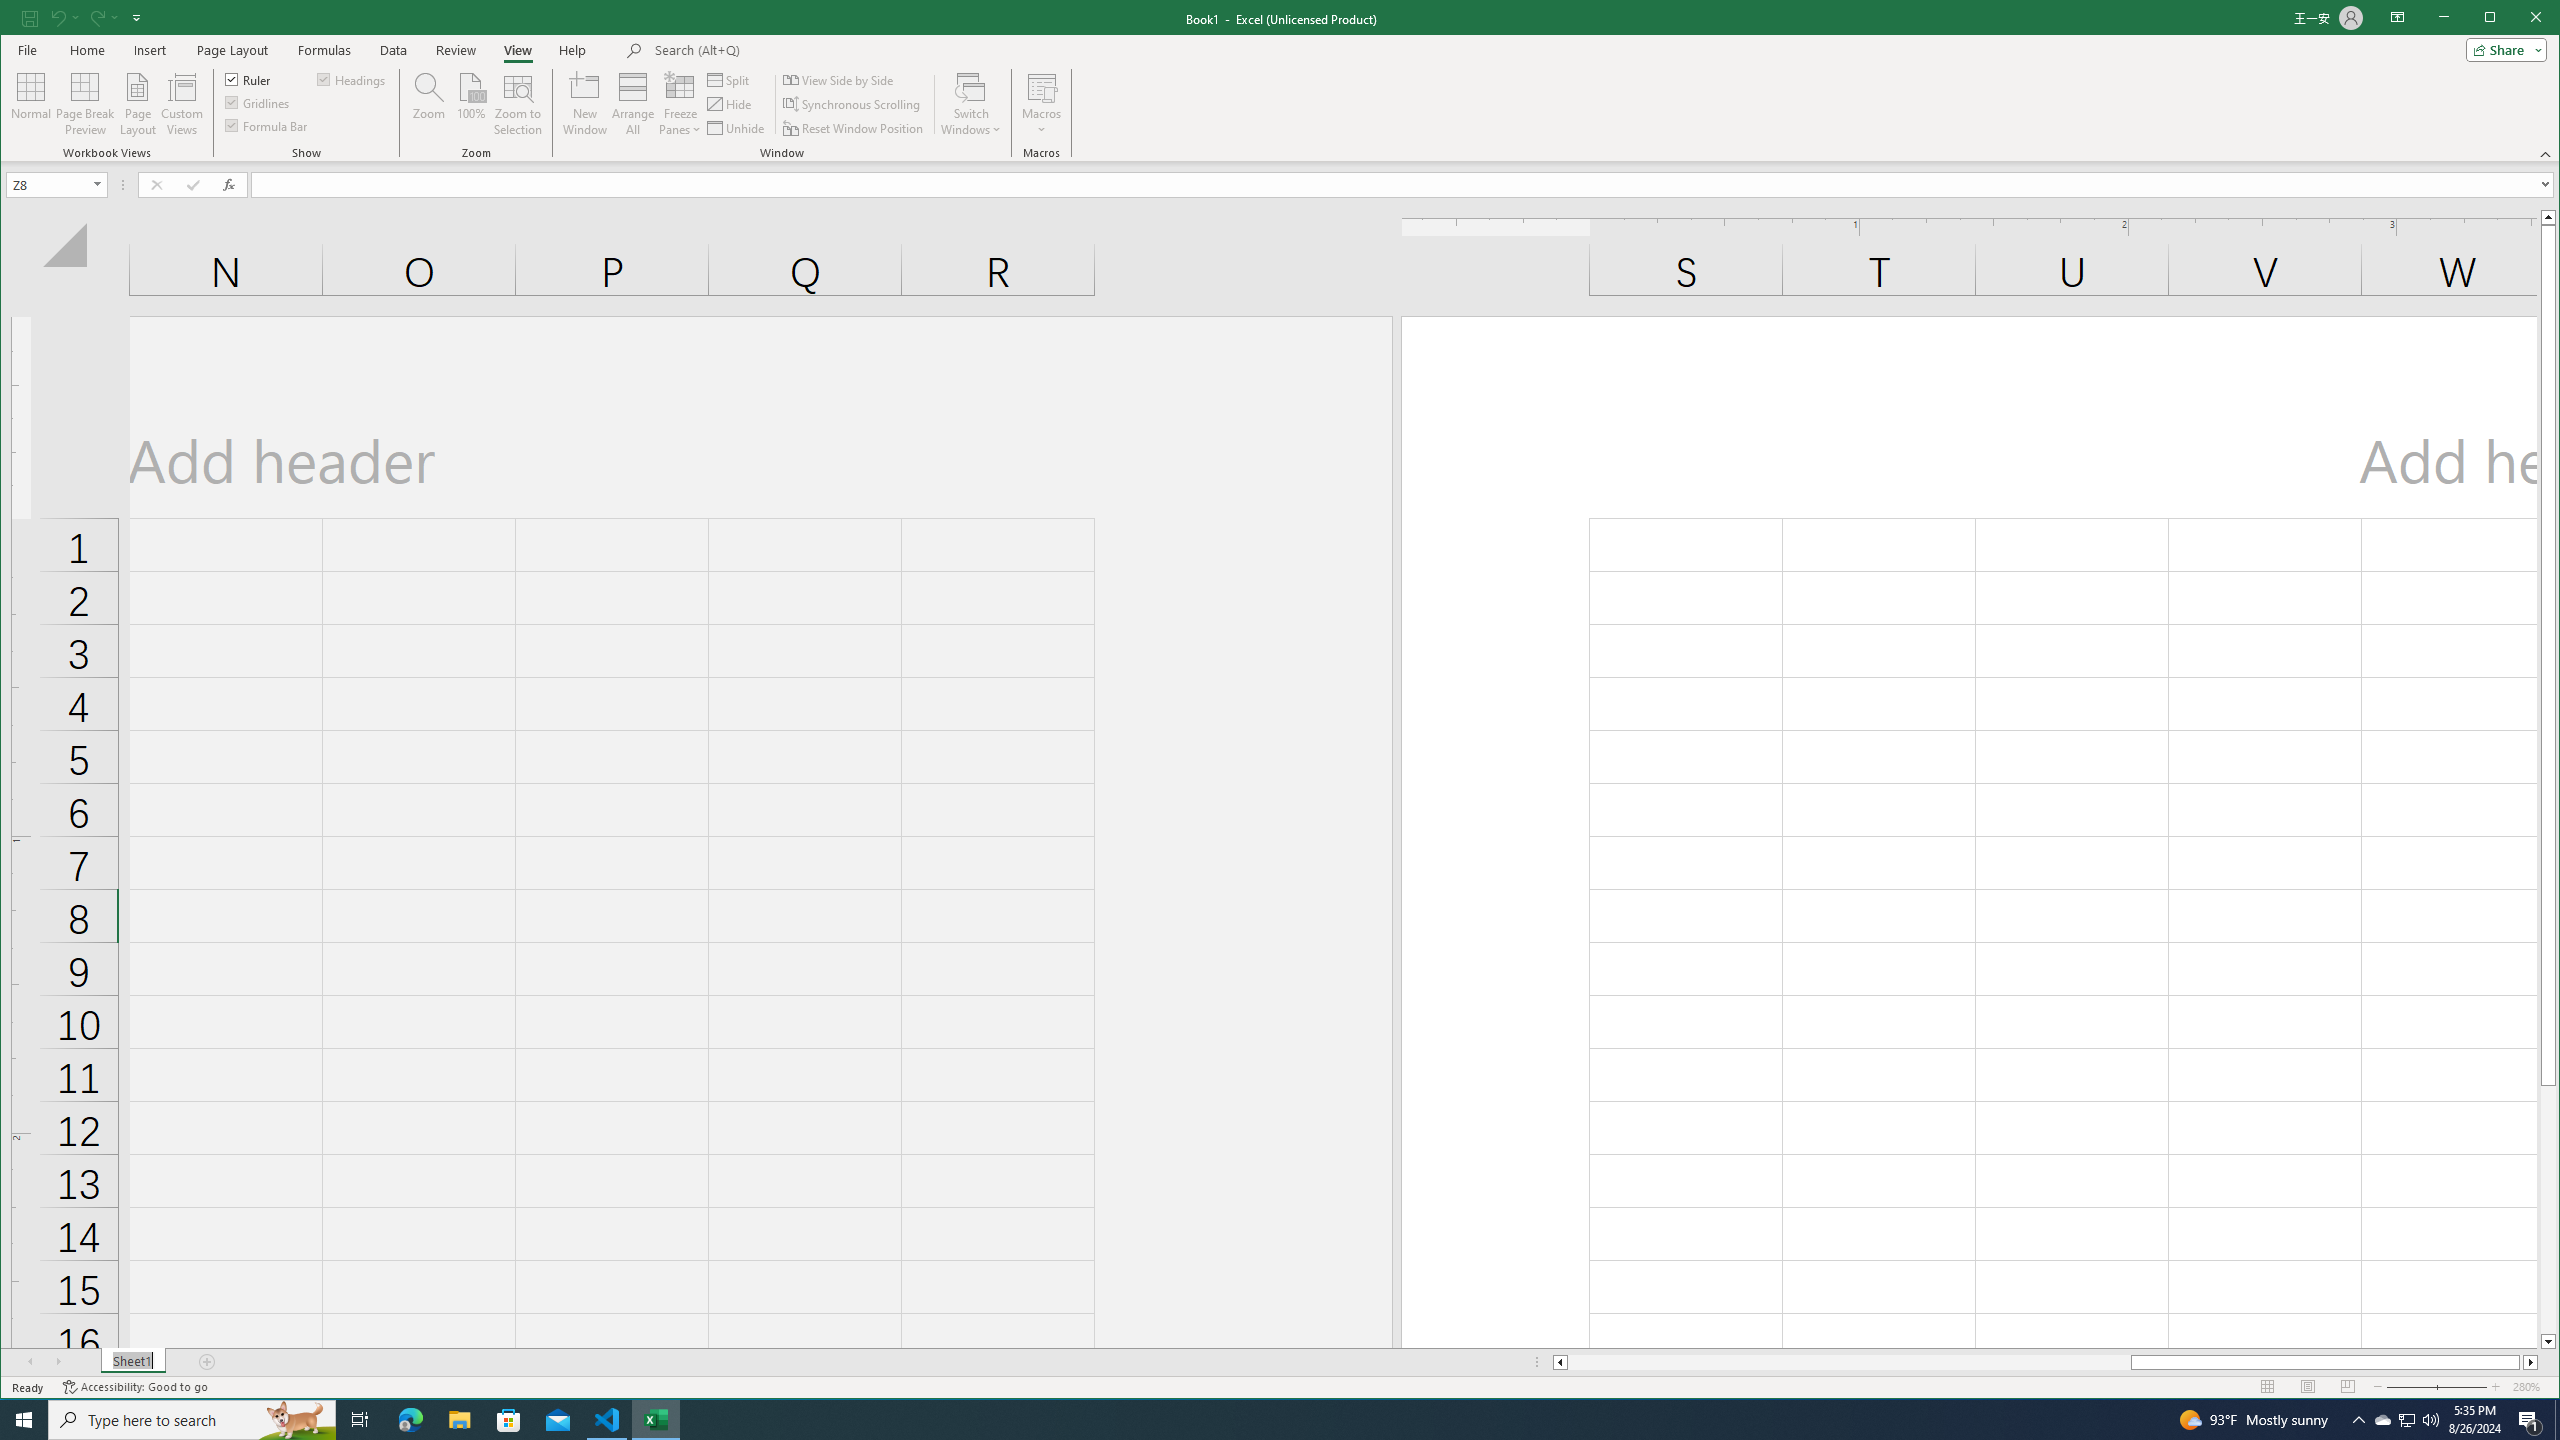  I want to click on 'Hide', so click(729, 104).